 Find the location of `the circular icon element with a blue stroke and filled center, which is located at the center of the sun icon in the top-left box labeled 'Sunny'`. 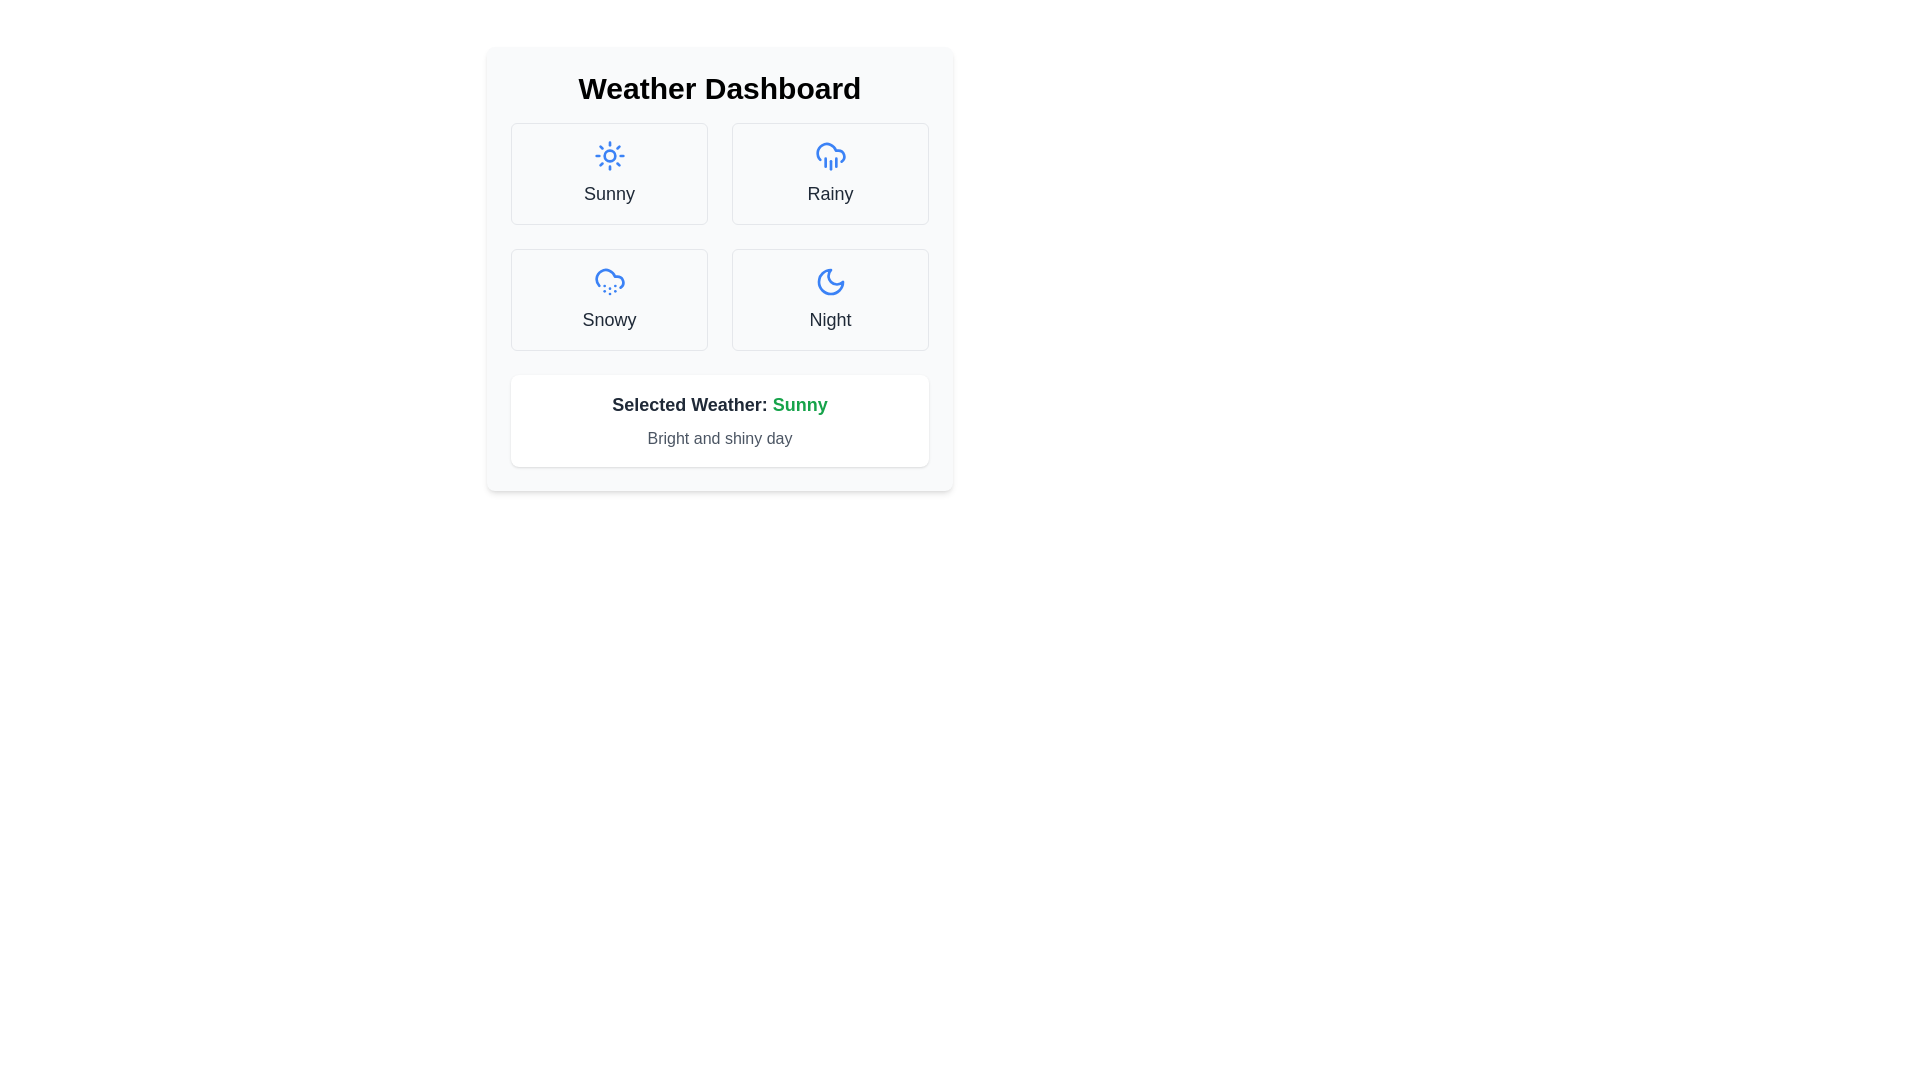

the circular icon element with a blue stroke and filled center, which is located at the center of the sun icon in the top-left box labeled 'Sunny' is located at coordinates (608, 154).